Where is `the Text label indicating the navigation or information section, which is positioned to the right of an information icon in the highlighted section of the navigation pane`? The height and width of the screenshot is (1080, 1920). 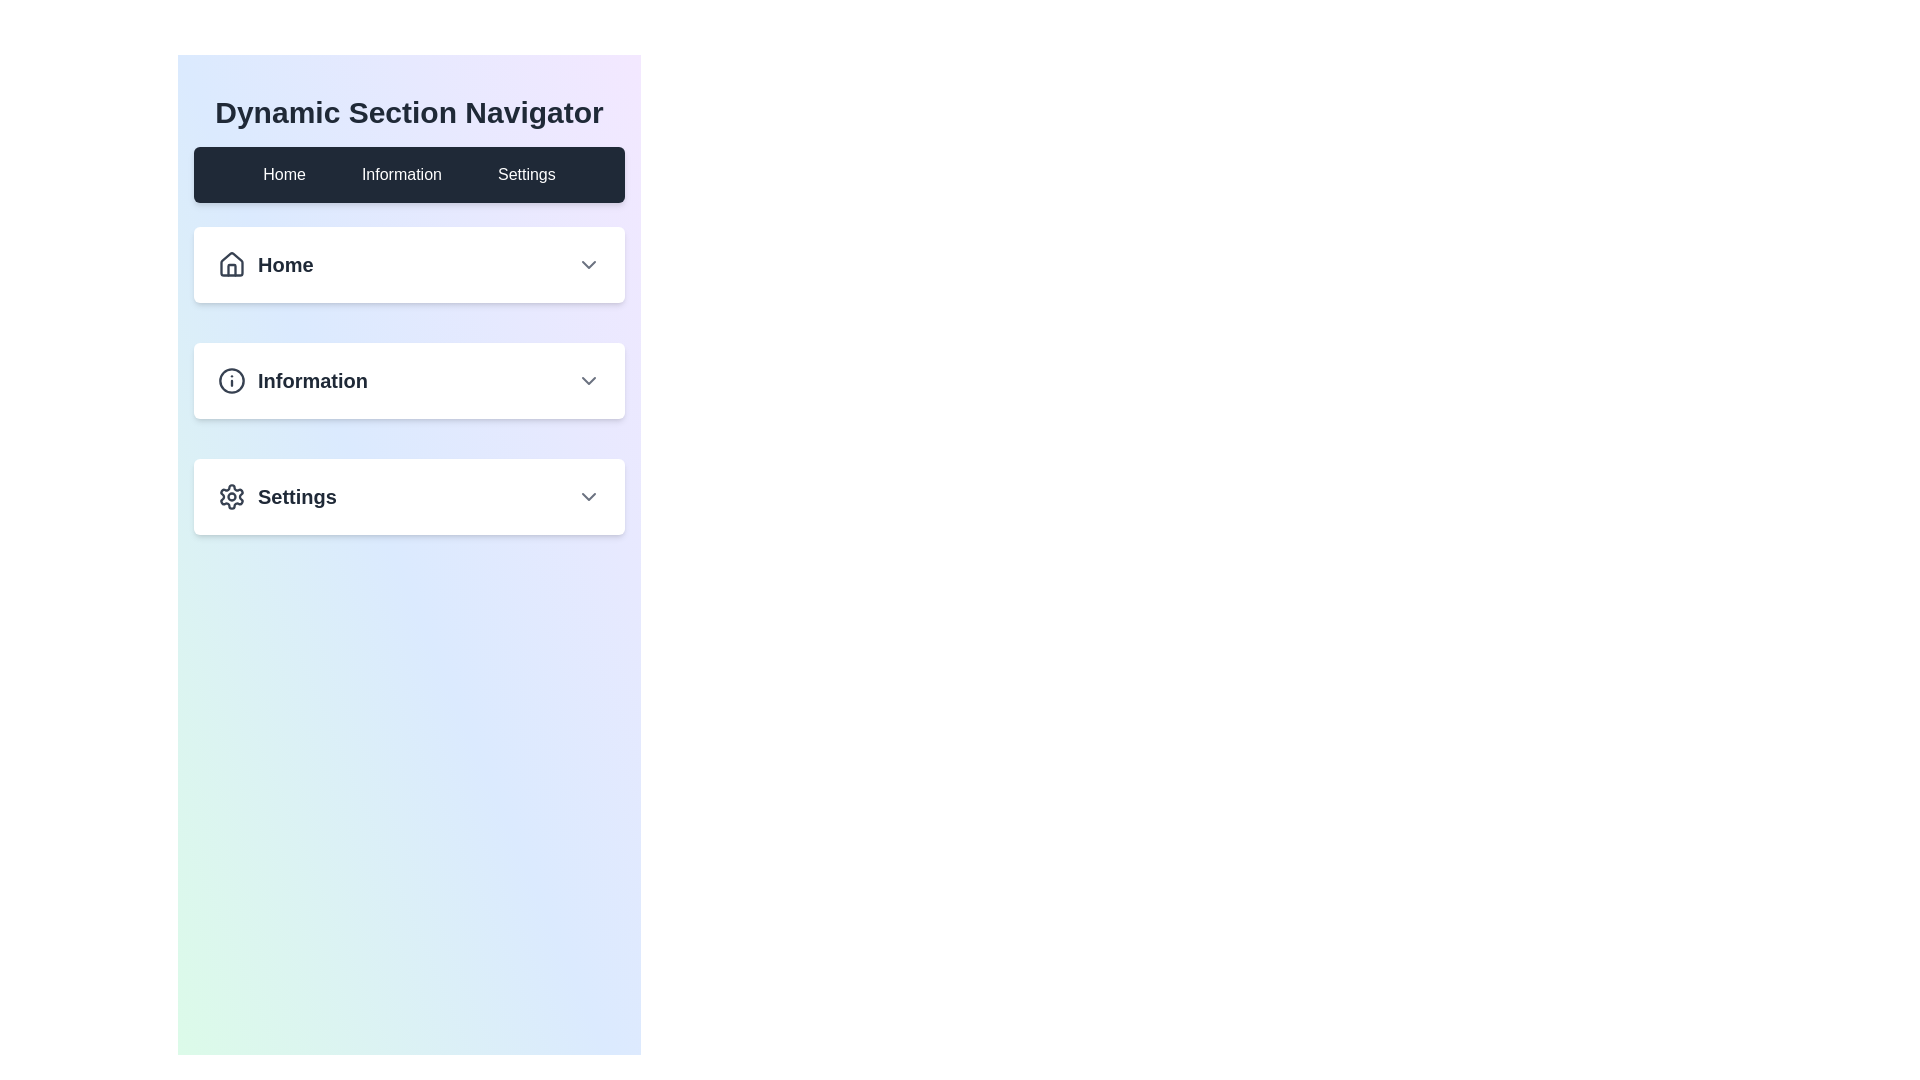 the Text label indicating the navigation or information section, which is positioned to the right of an information icon in the highlighted section of the navigation pane is located at coordinates (311, 381).